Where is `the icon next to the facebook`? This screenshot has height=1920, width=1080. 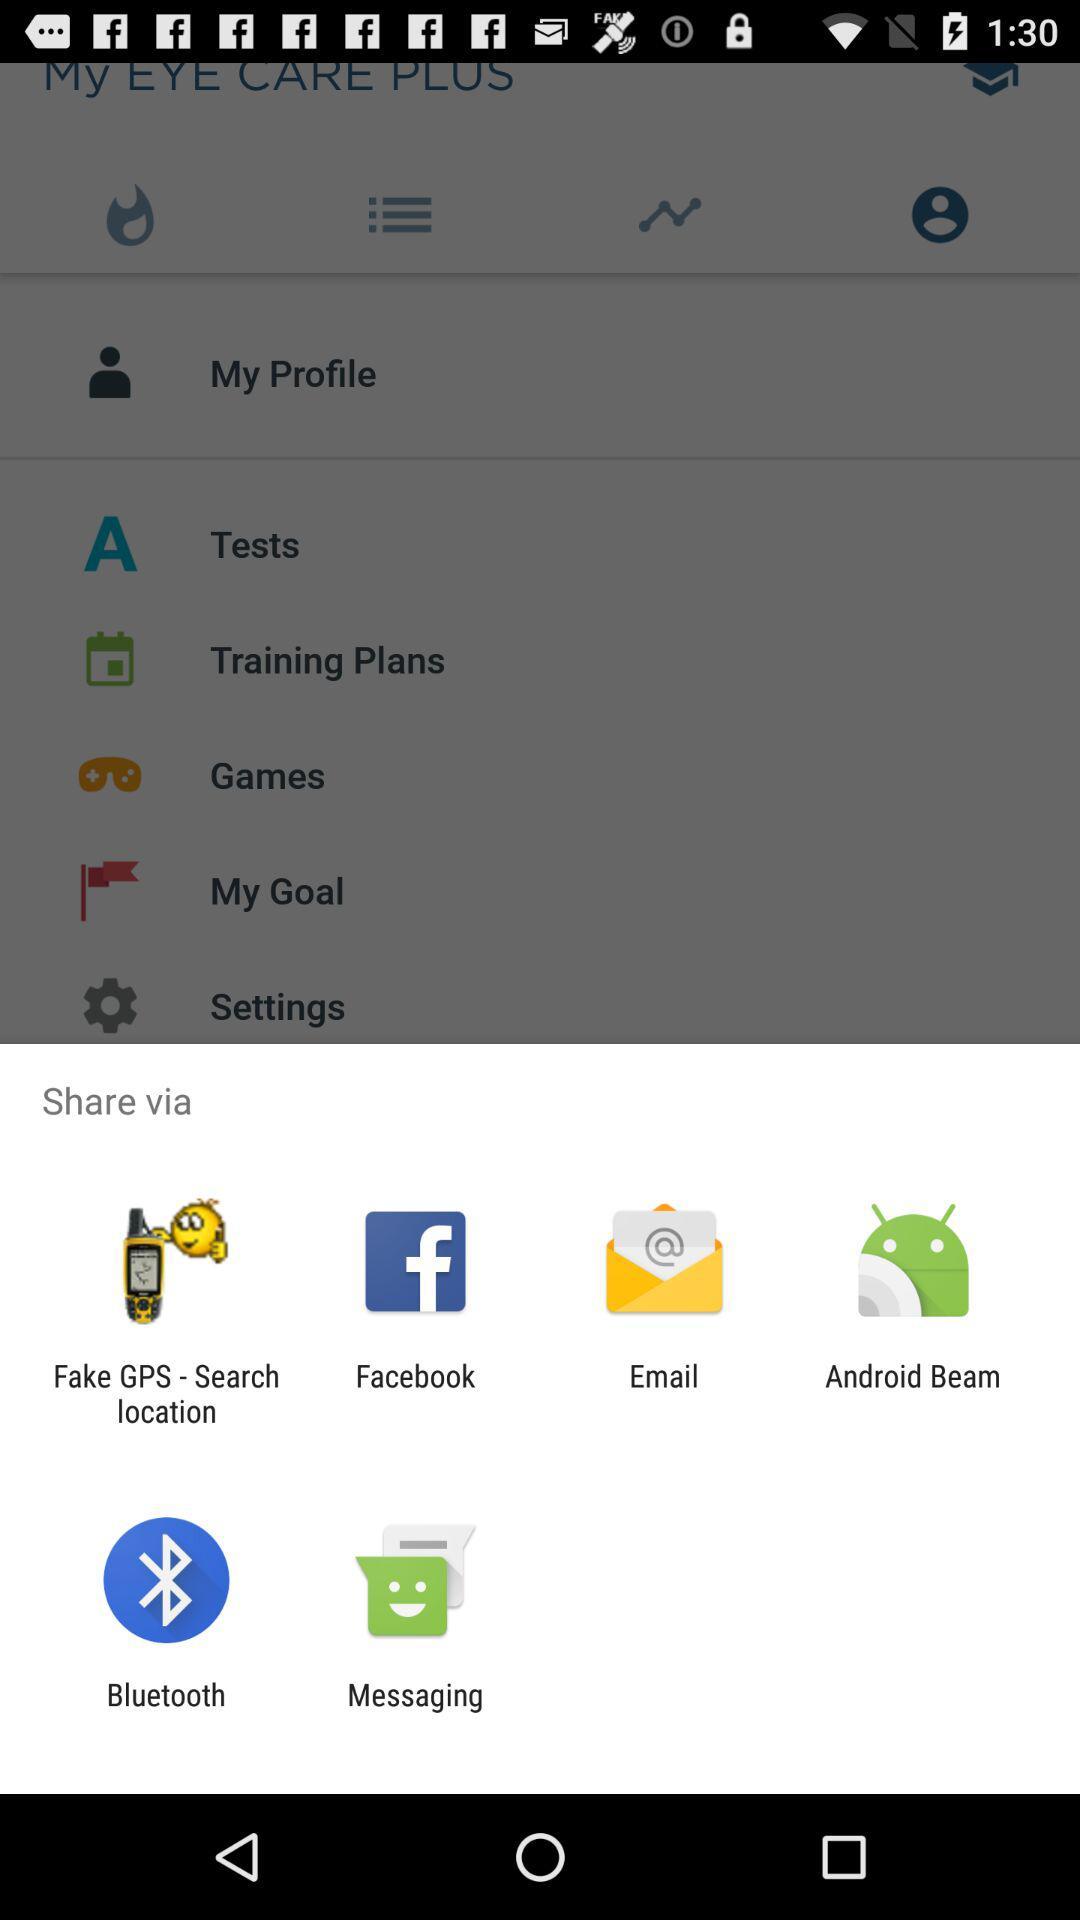
the icon next to the facebook is located at coordinates (664, 1392).